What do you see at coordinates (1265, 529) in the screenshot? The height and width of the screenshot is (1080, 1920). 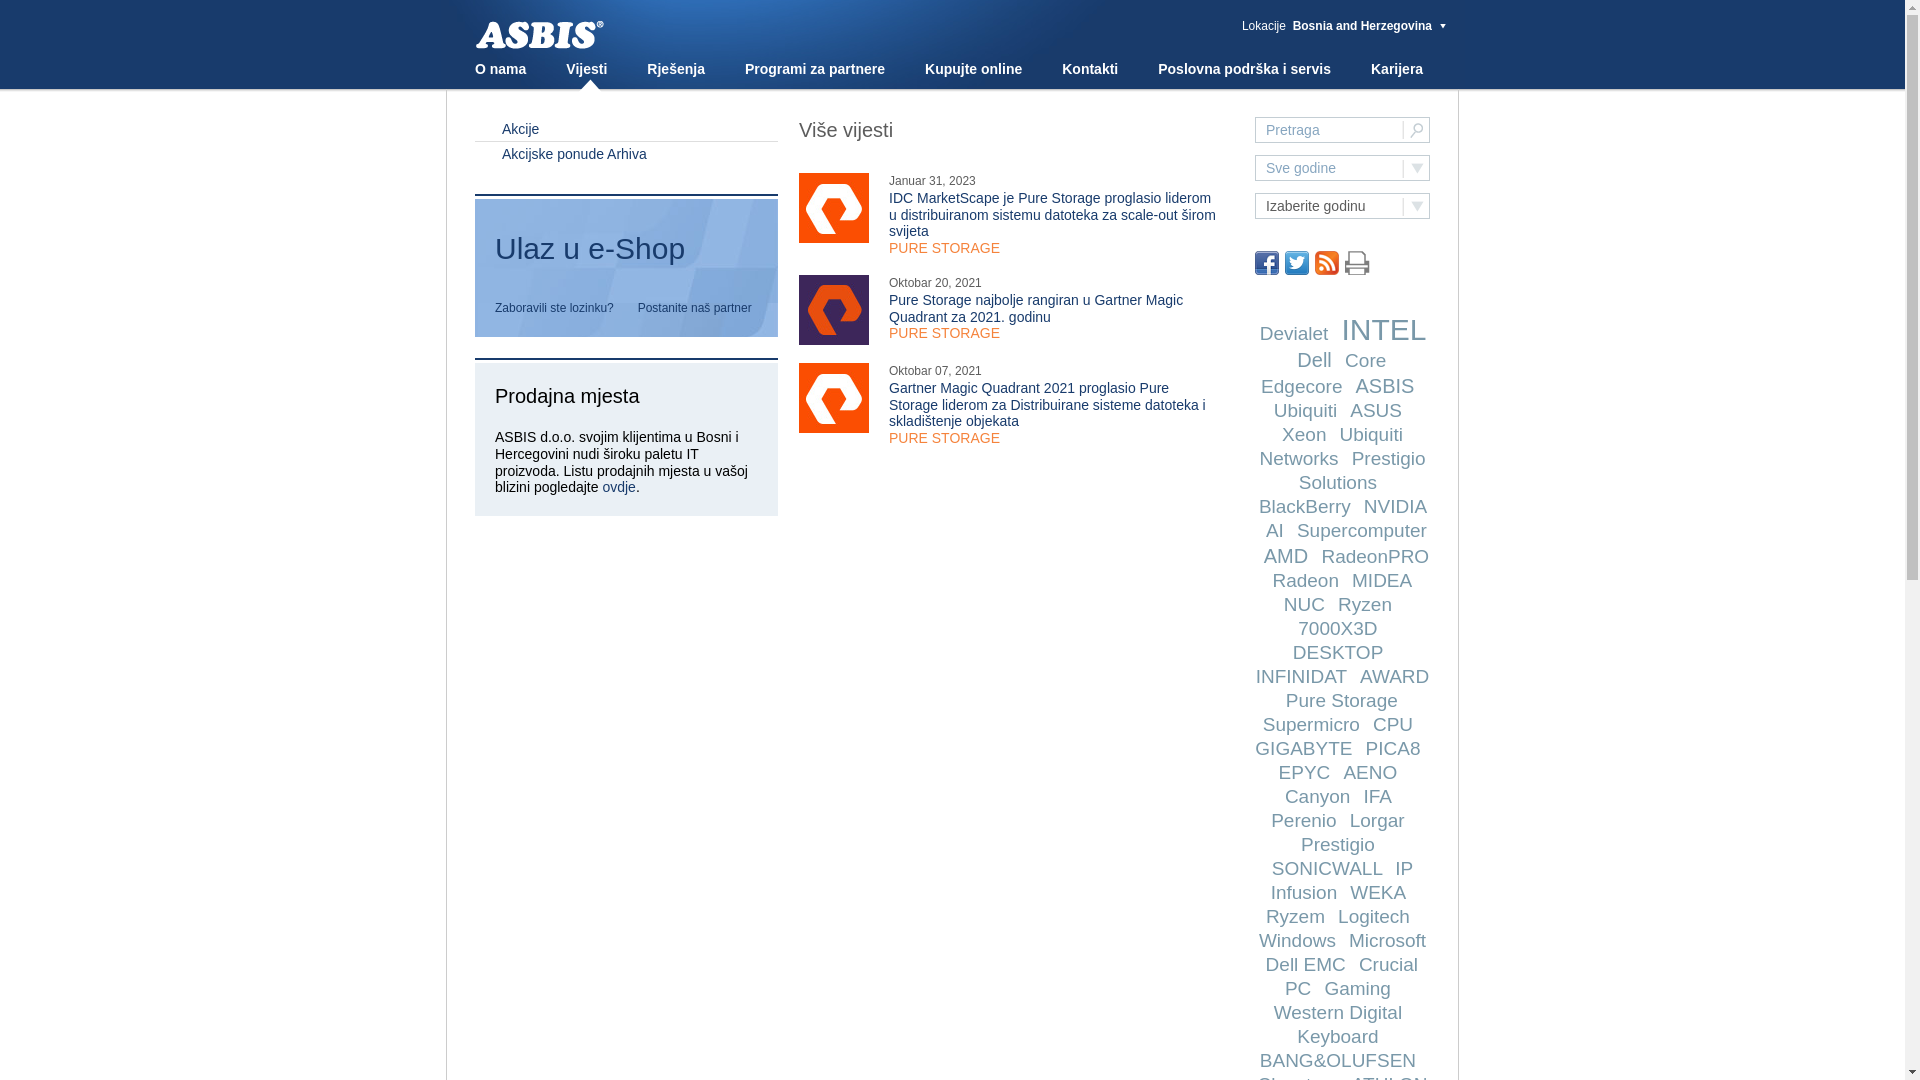 I see `'AI'` at bounding box center [1265, 529].